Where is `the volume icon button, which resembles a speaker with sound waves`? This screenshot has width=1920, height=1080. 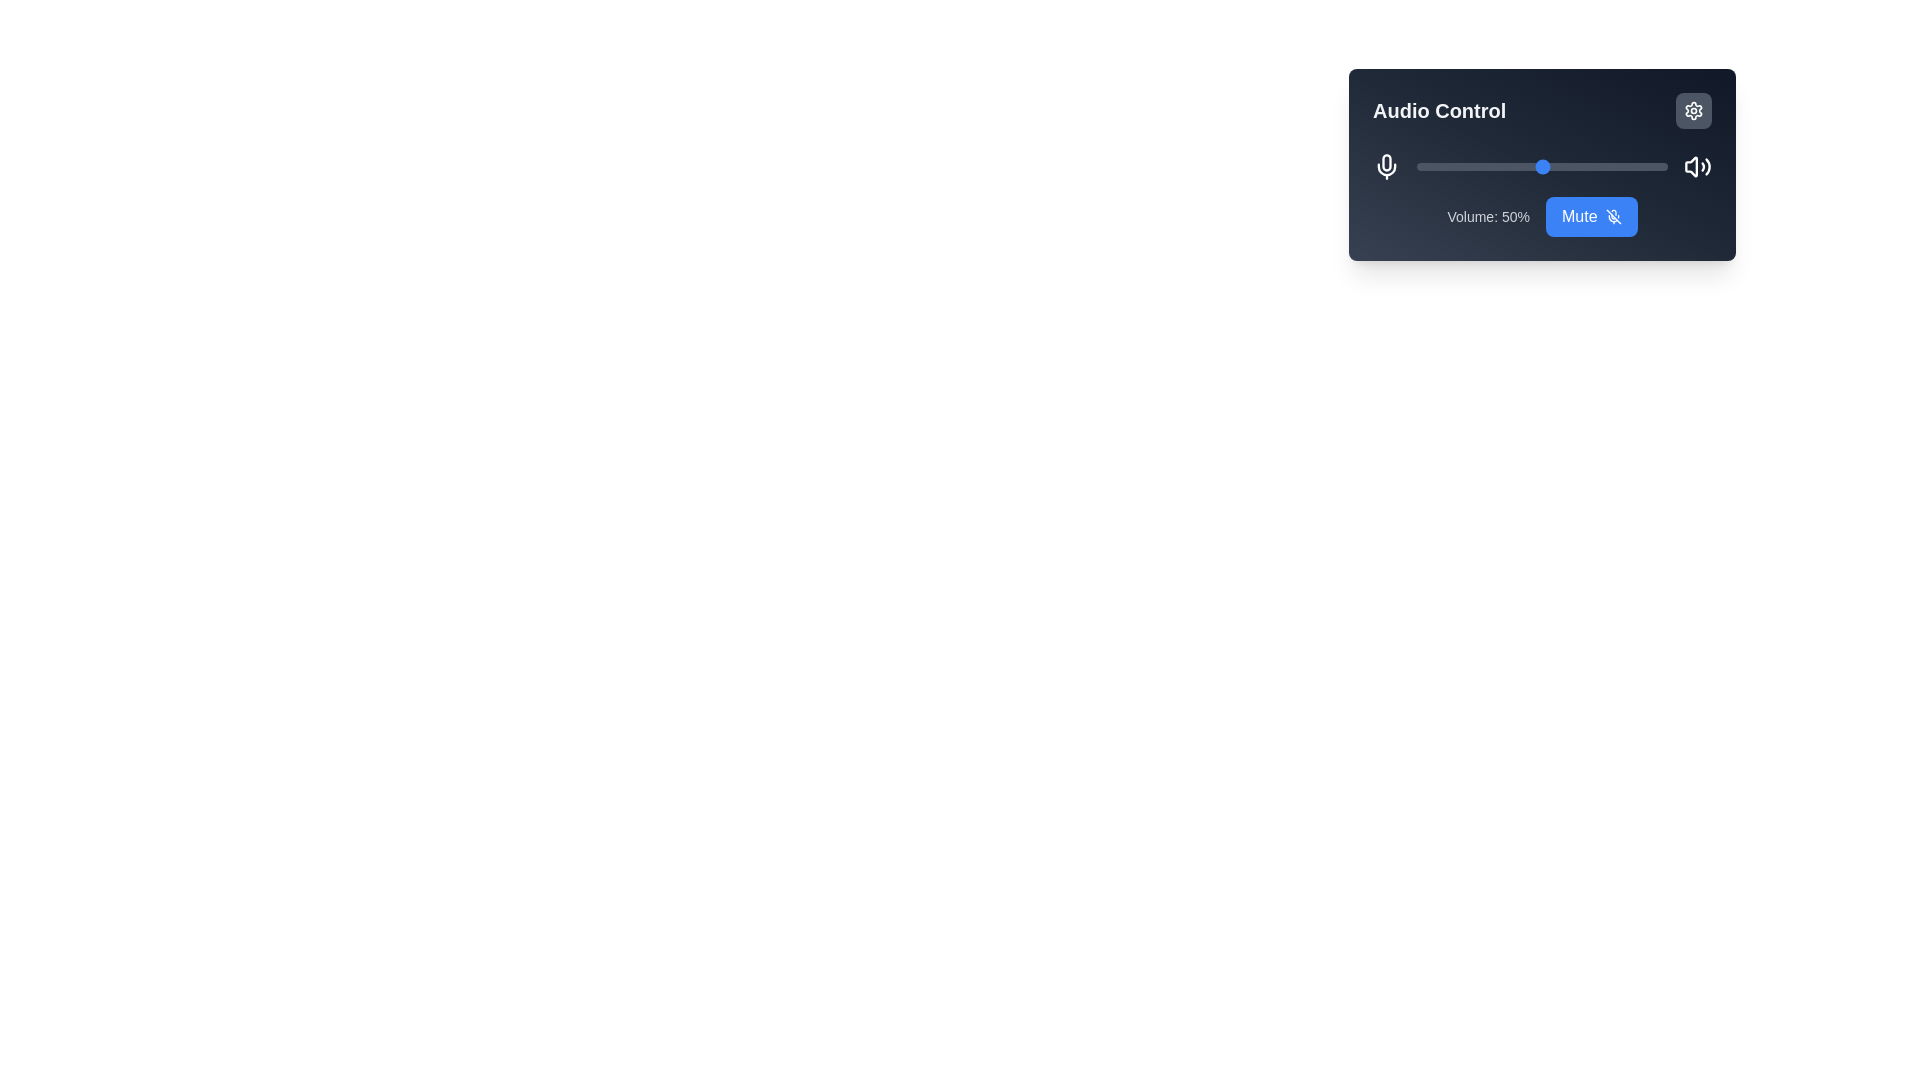 the volume icon button, which resembles a speaker with sound waves is located at coordinates (1697, 165).